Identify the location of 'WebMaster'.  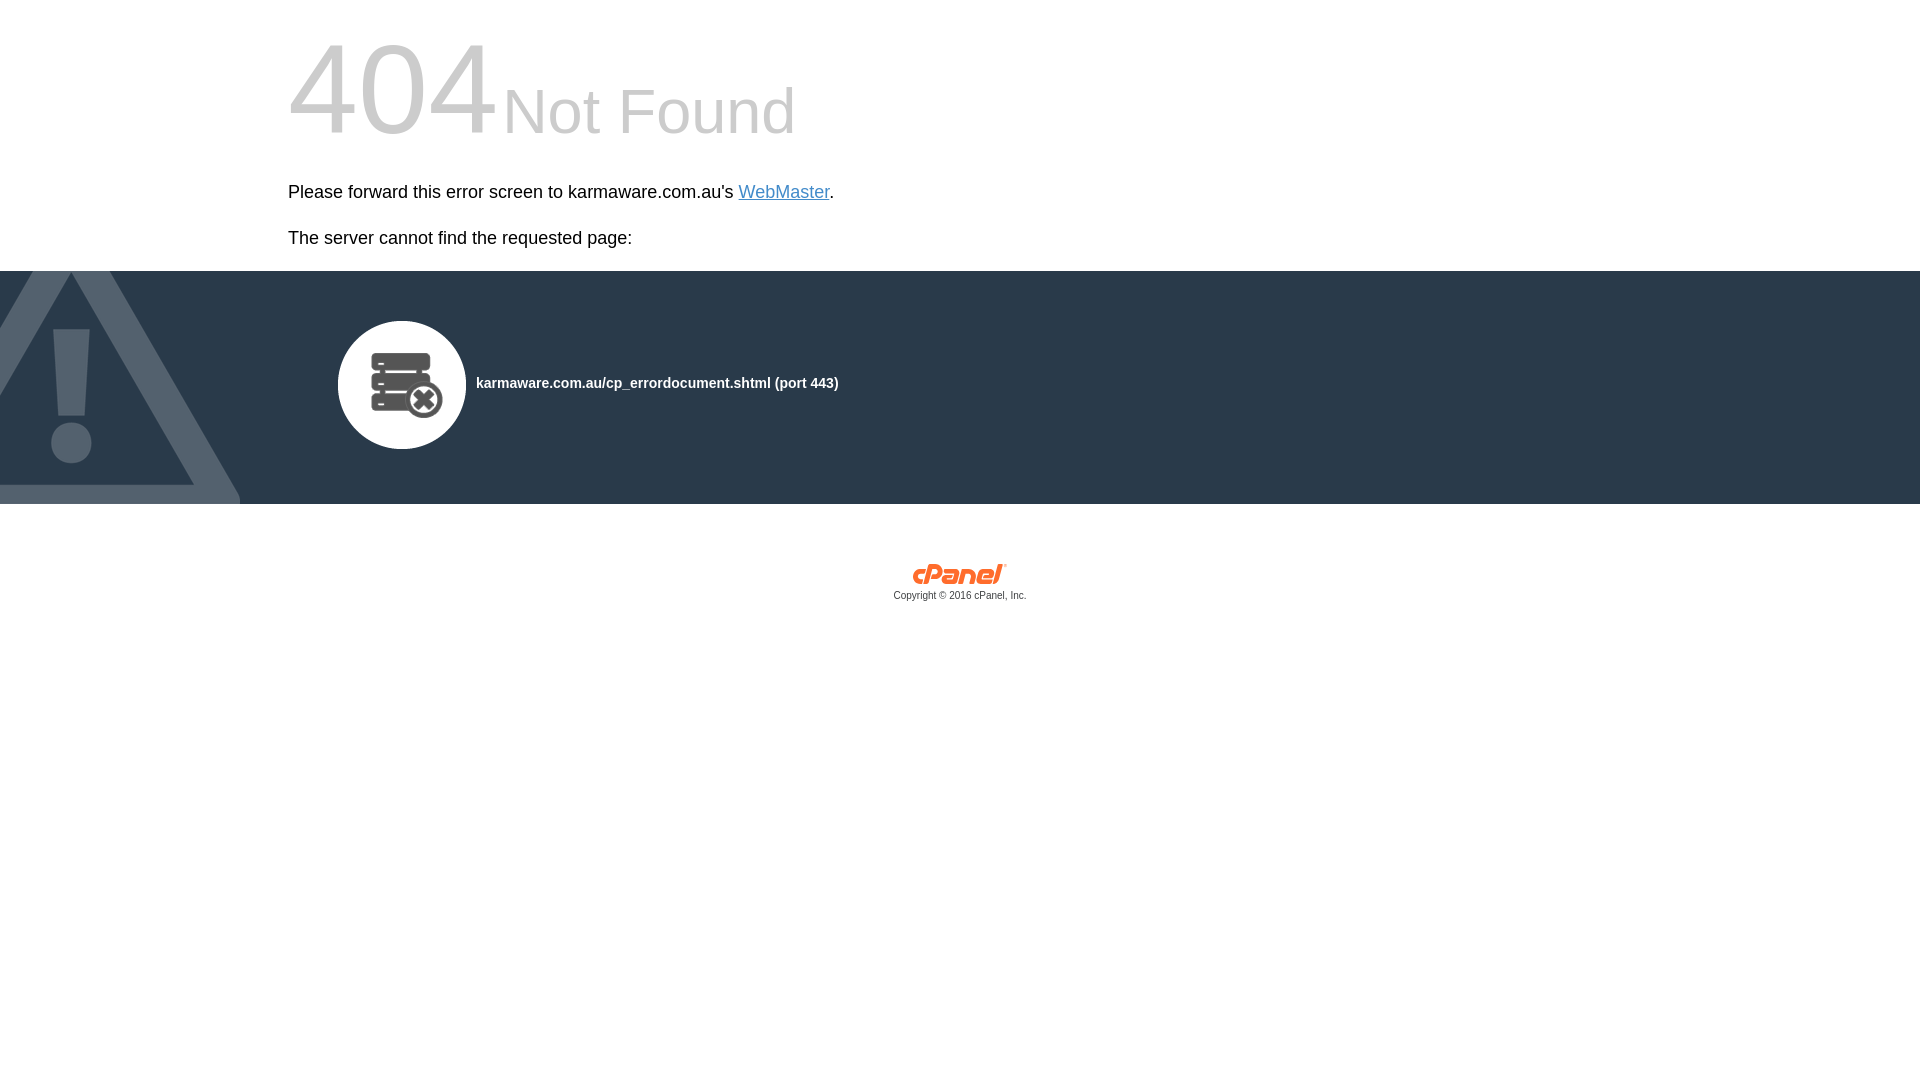
(783, 192).